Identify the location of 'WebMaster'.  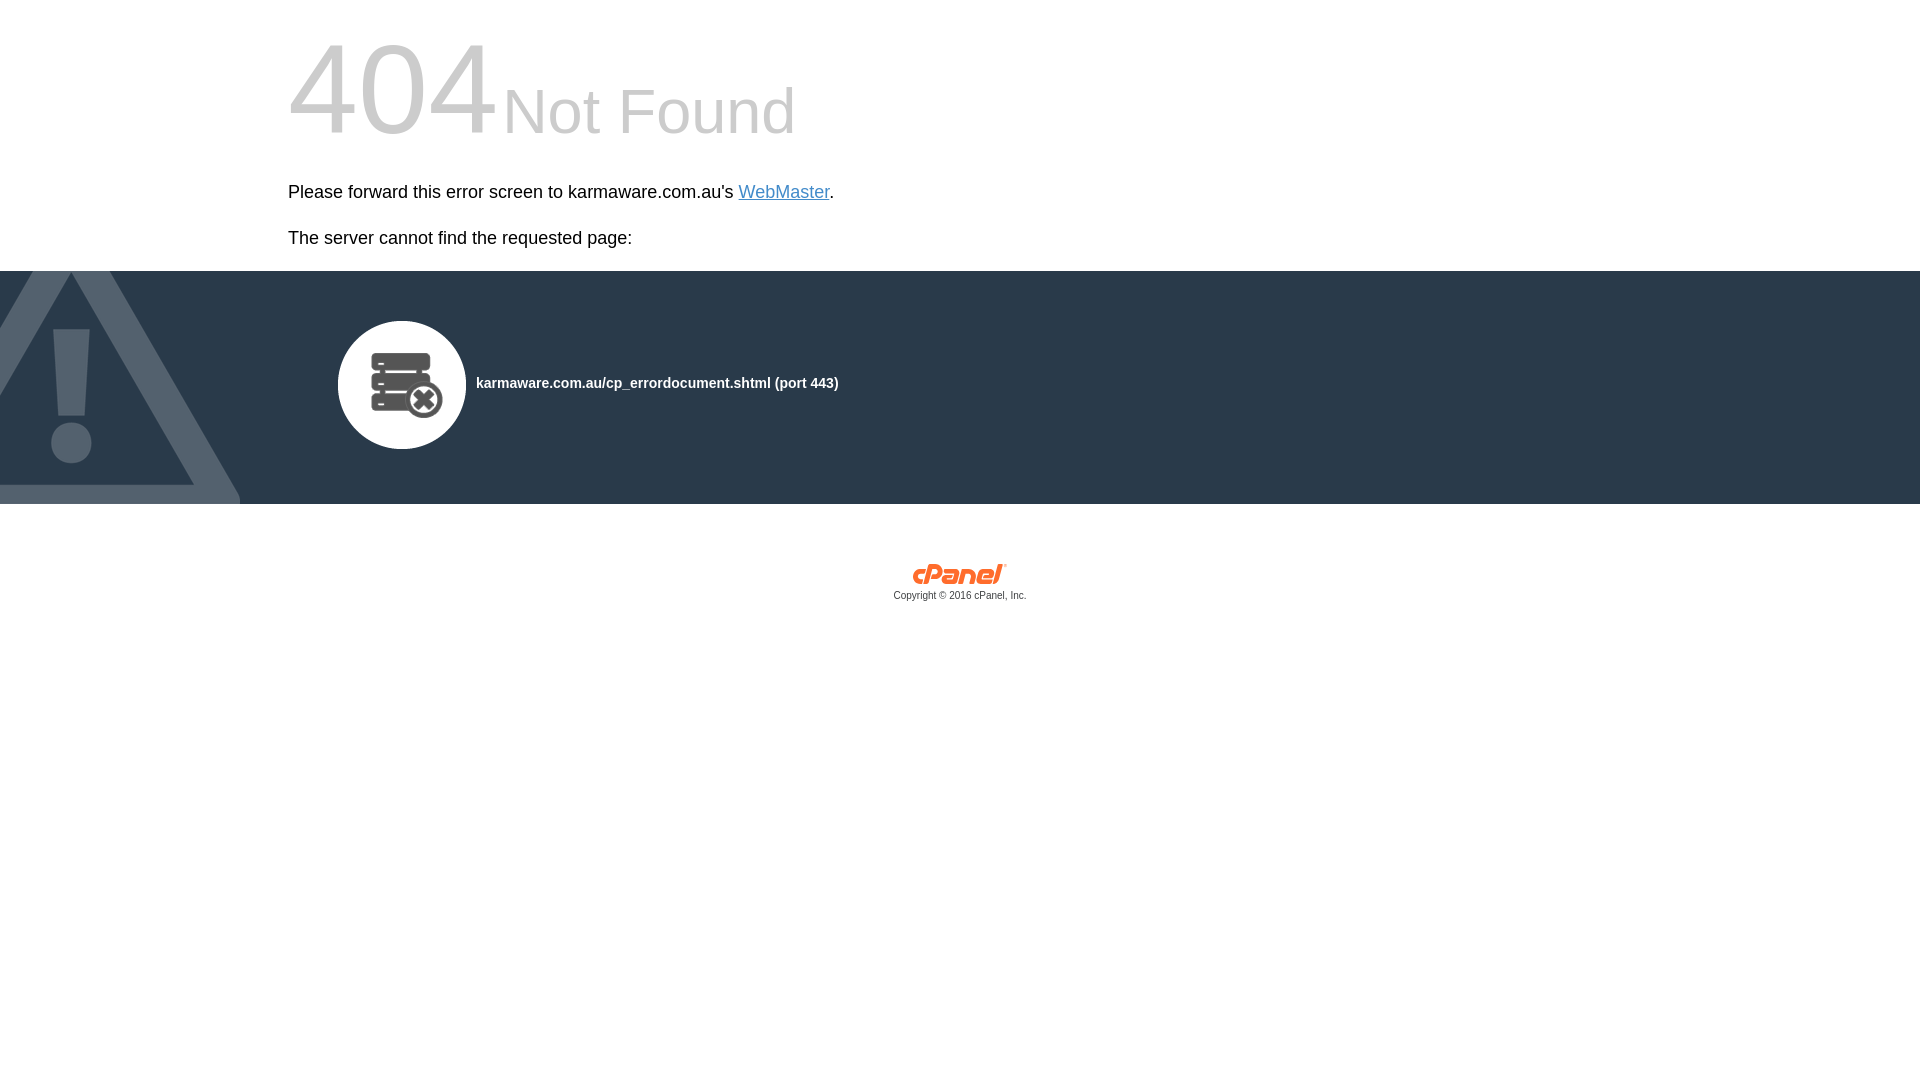
(783, 192).